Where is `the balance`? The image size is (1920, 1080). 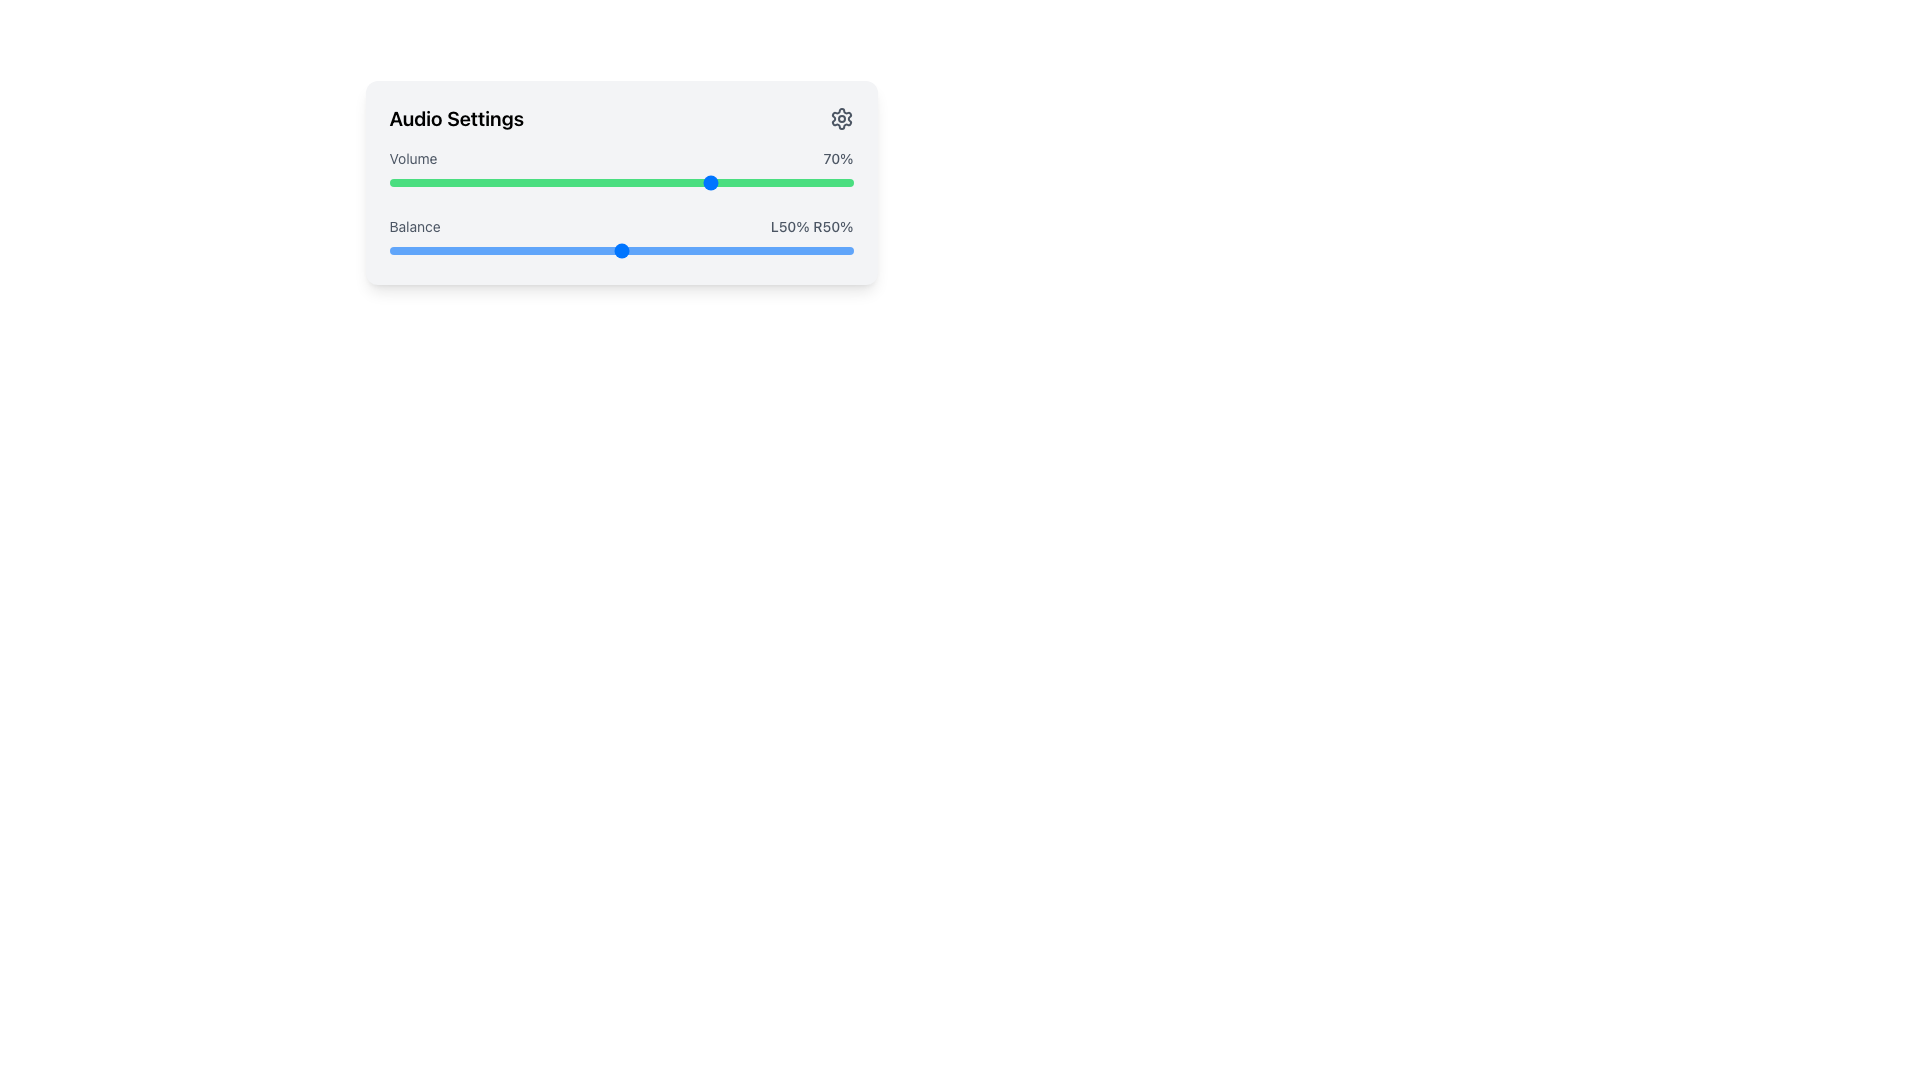
the balance is located at coordinates (533, 249).